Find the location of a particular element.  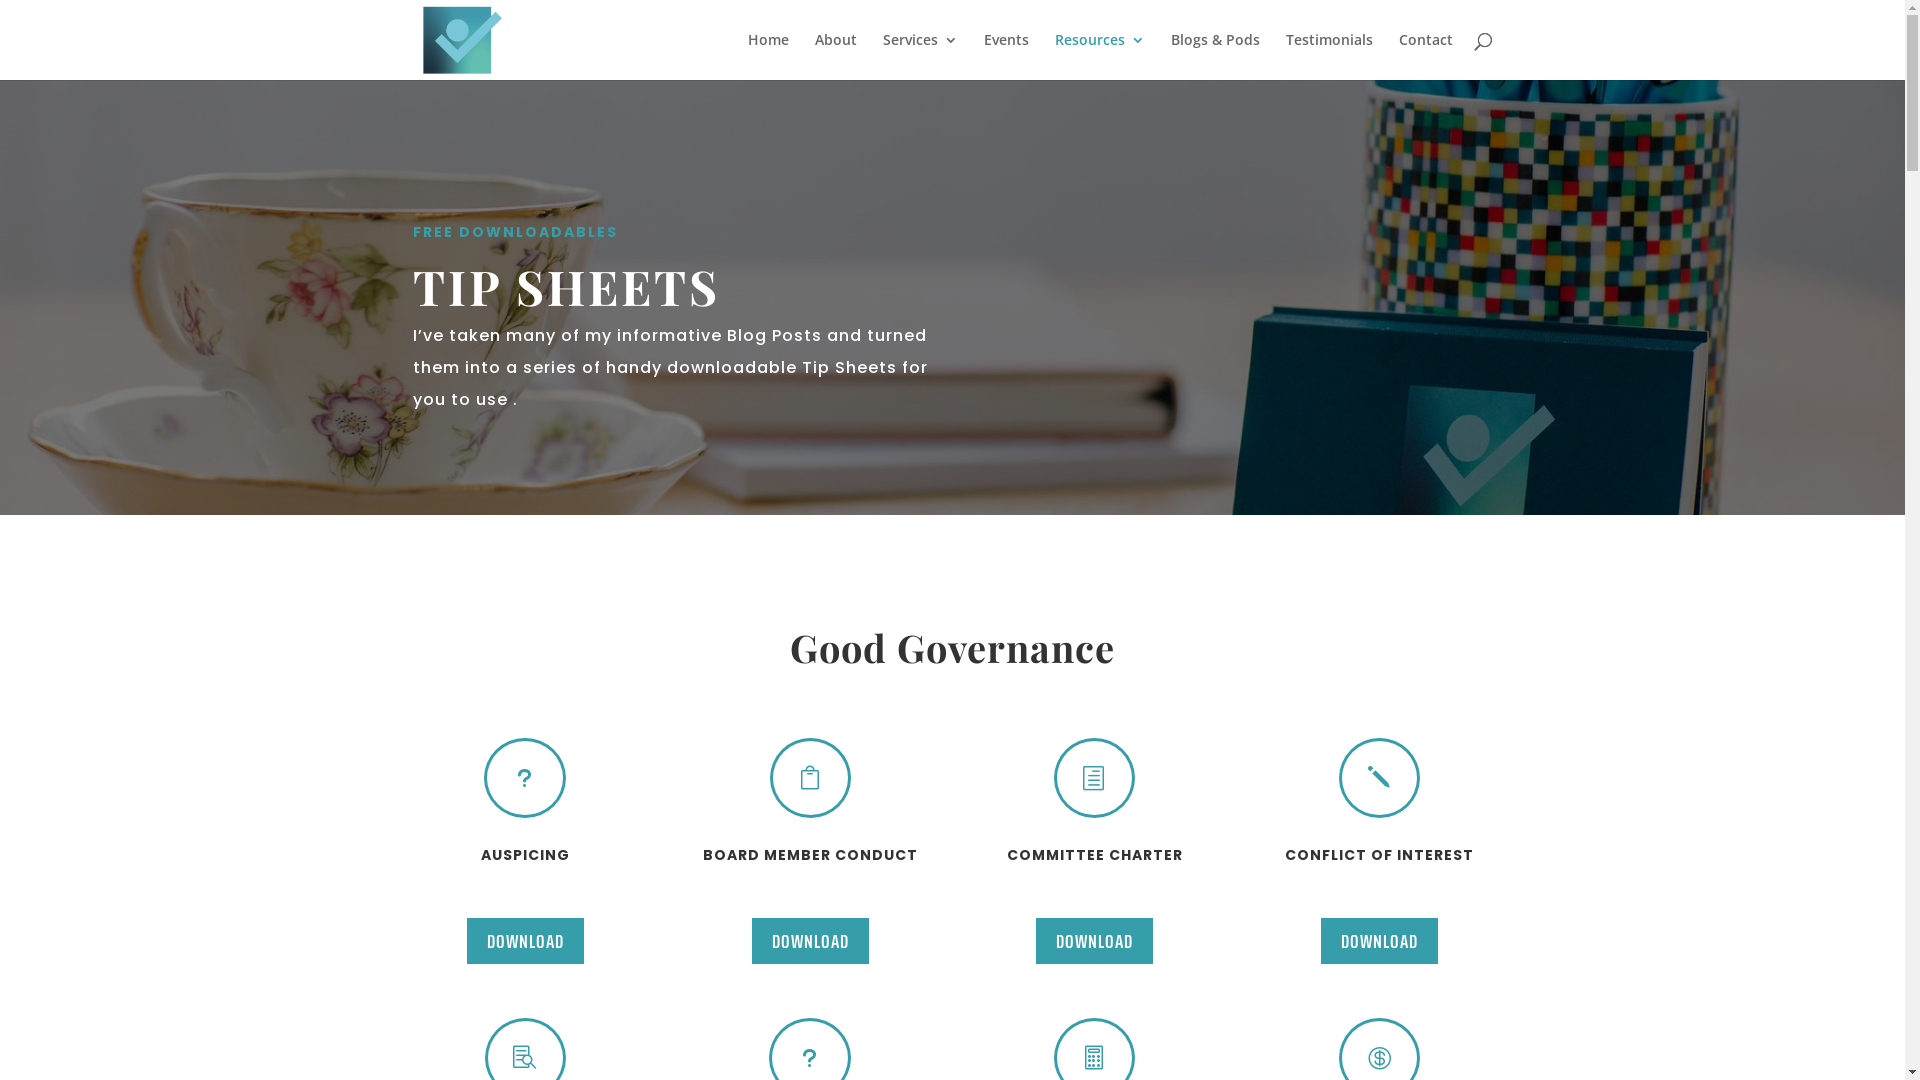

'About' is located at coordinates (835, 55).